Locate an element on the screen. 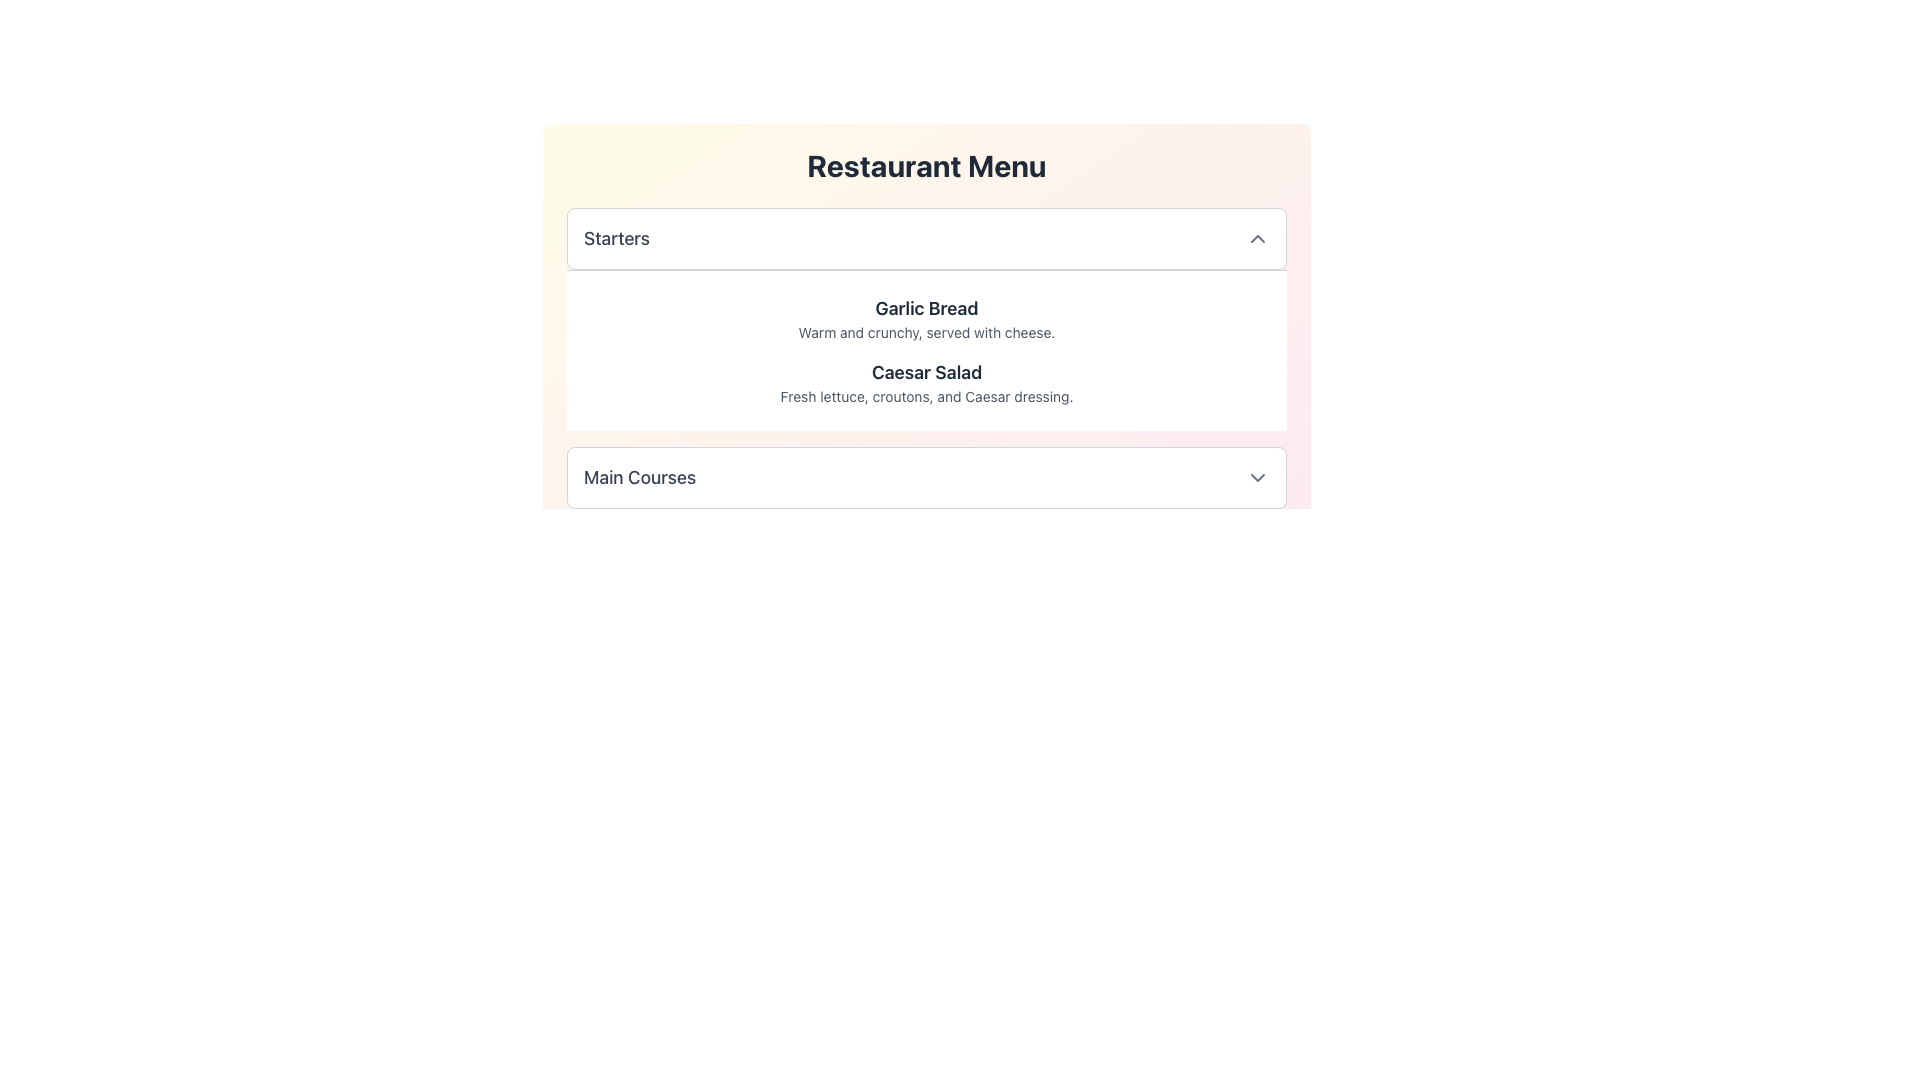 The height and width of the screenshot is (1080, 1920). the interactive items within the restaurant menu section, which is a composite UI component featuring styled headings and descriptive text, centrally positioned and distinguishable by its background gradient is located at coordinates (925, 374).